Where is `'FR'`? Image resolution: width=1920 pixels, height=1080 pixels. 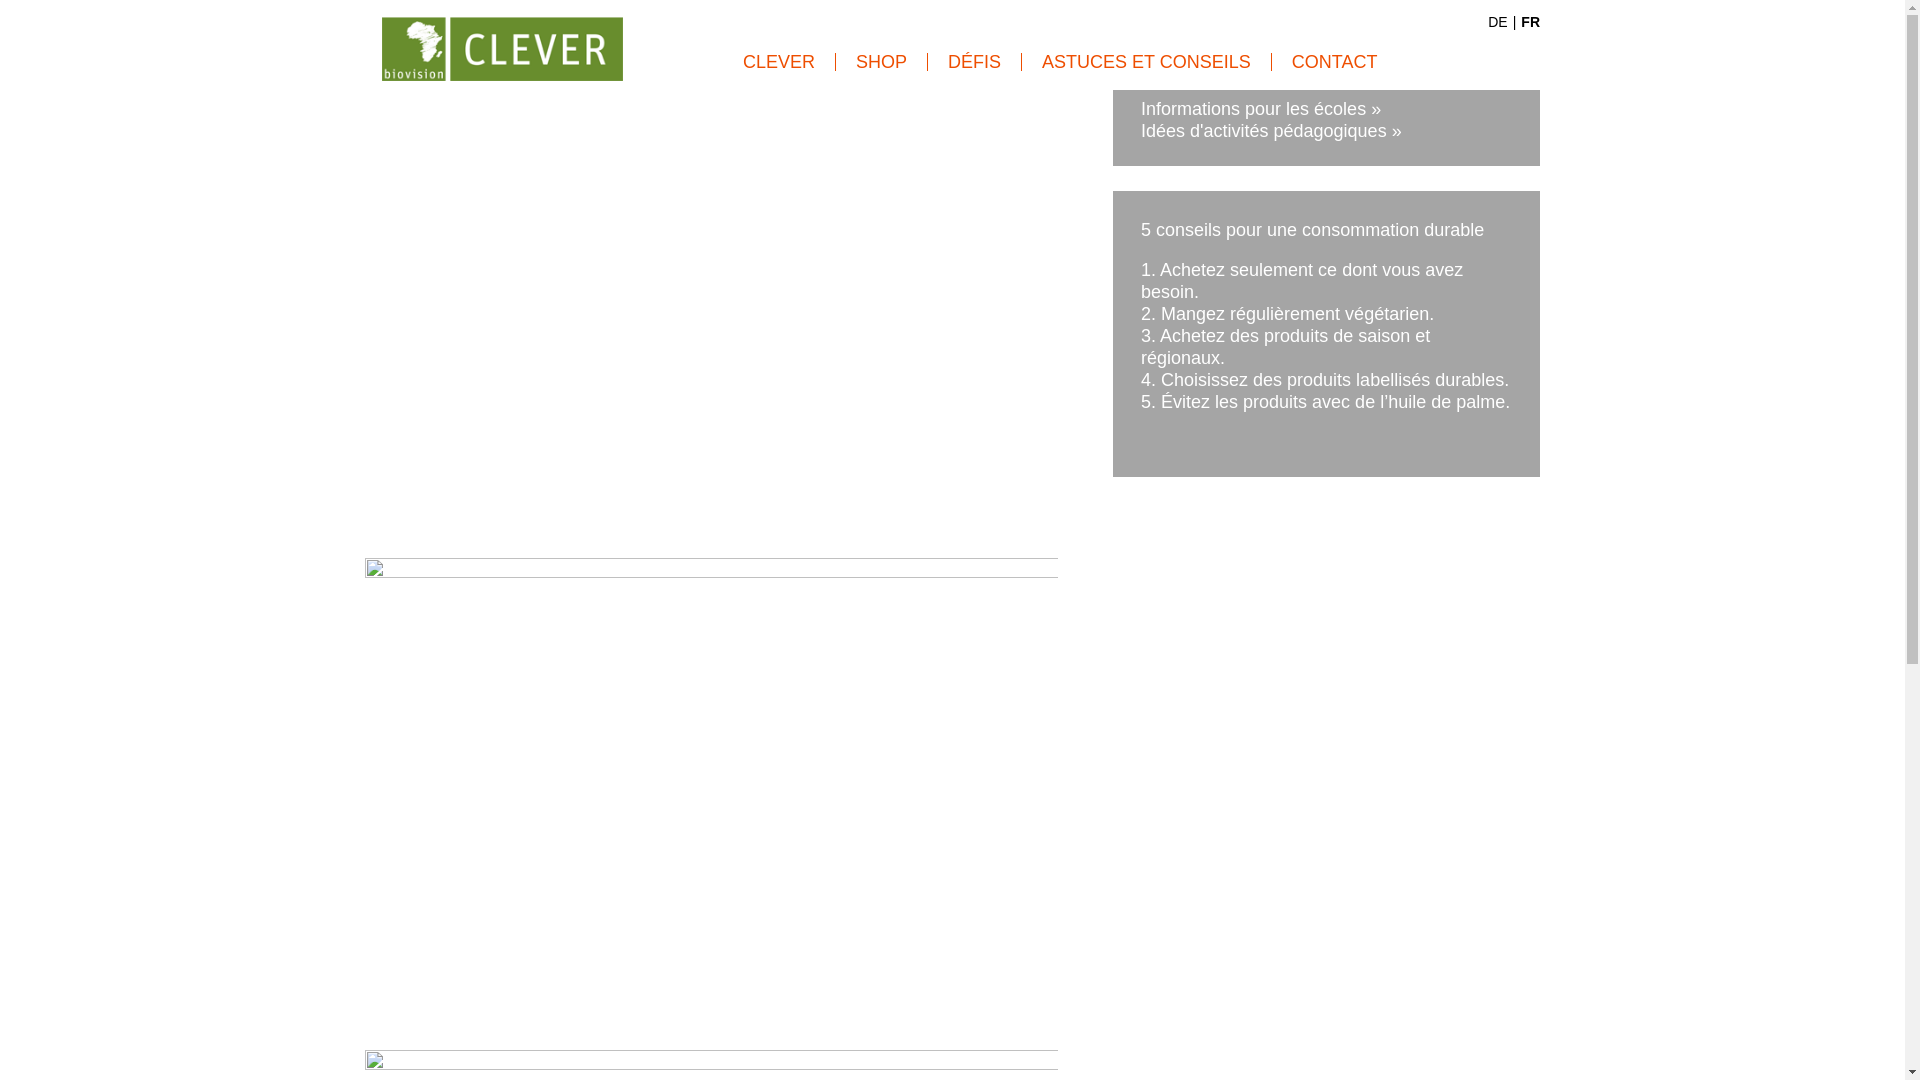 'FR' is located at coordinates (1520, 22).